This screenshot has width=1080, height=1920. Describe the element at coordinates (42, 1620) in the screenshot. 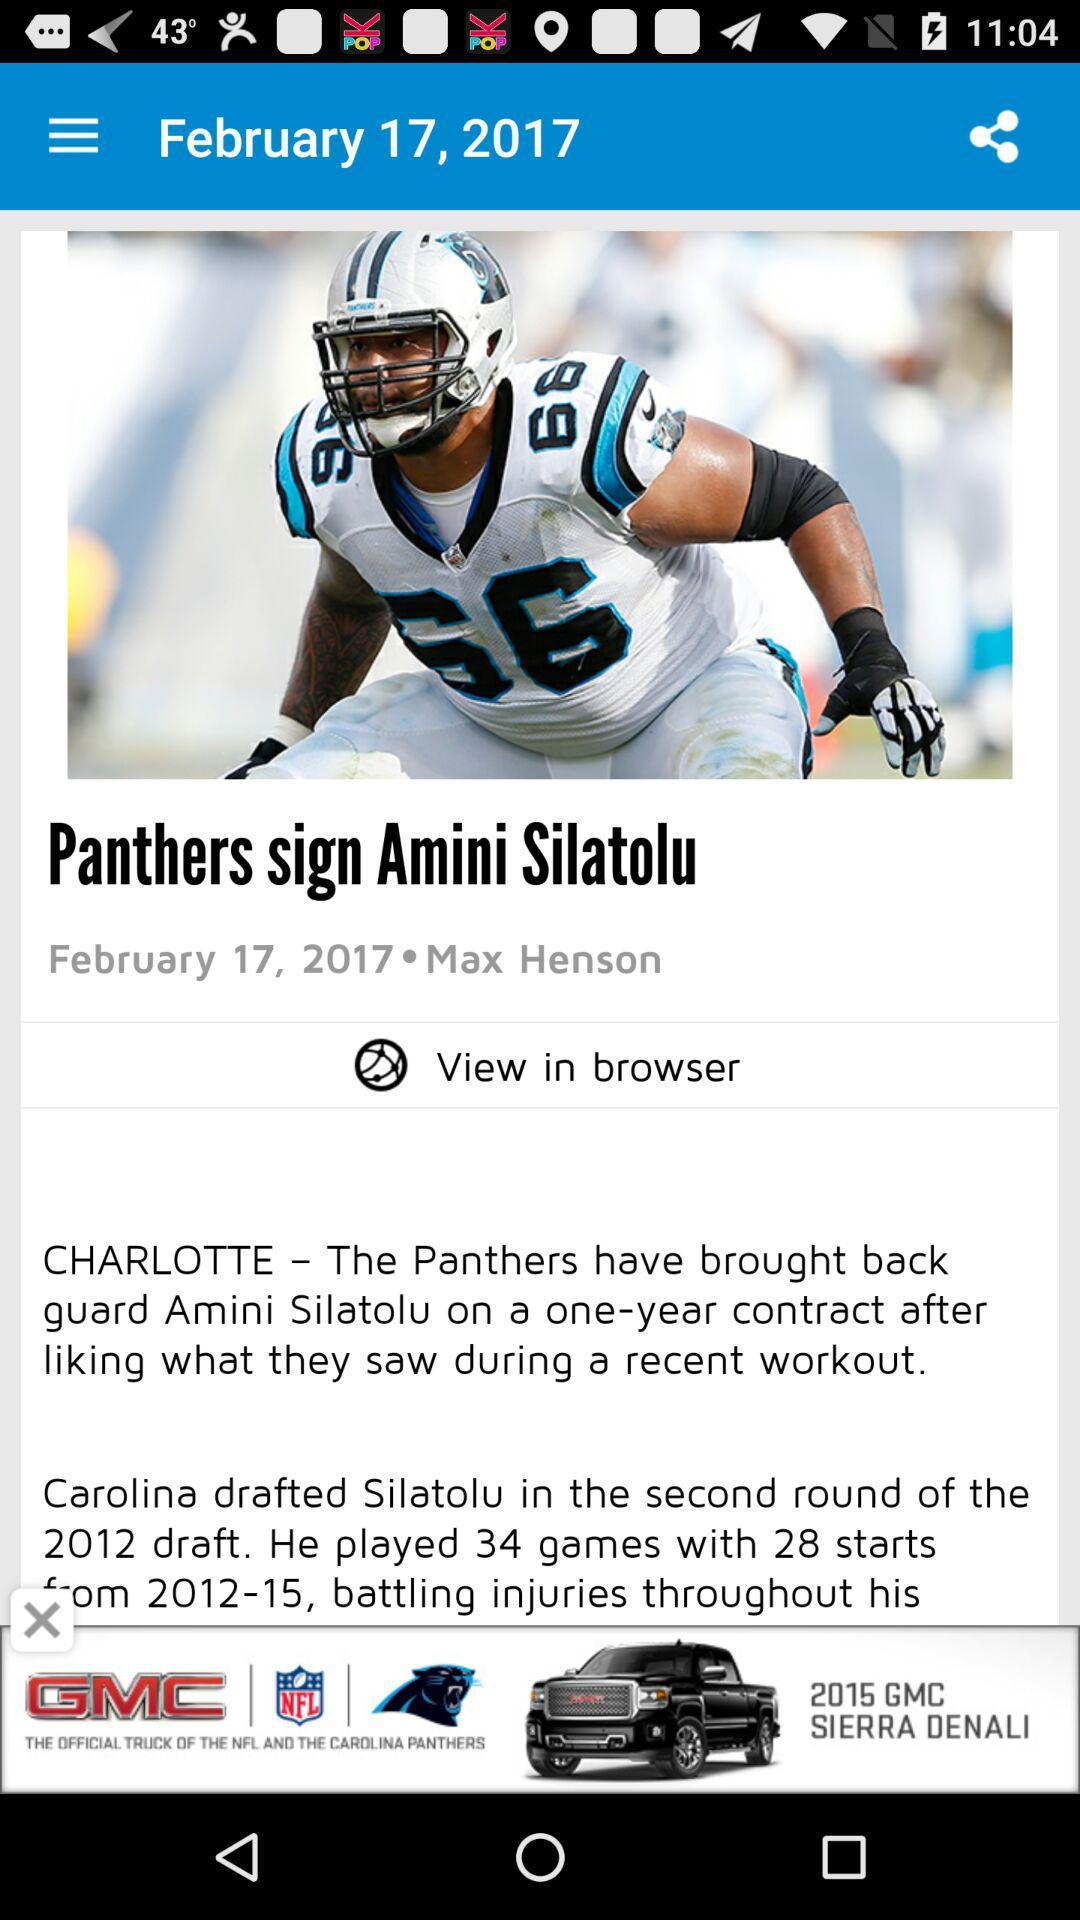

I see `x out of this page` at that location.